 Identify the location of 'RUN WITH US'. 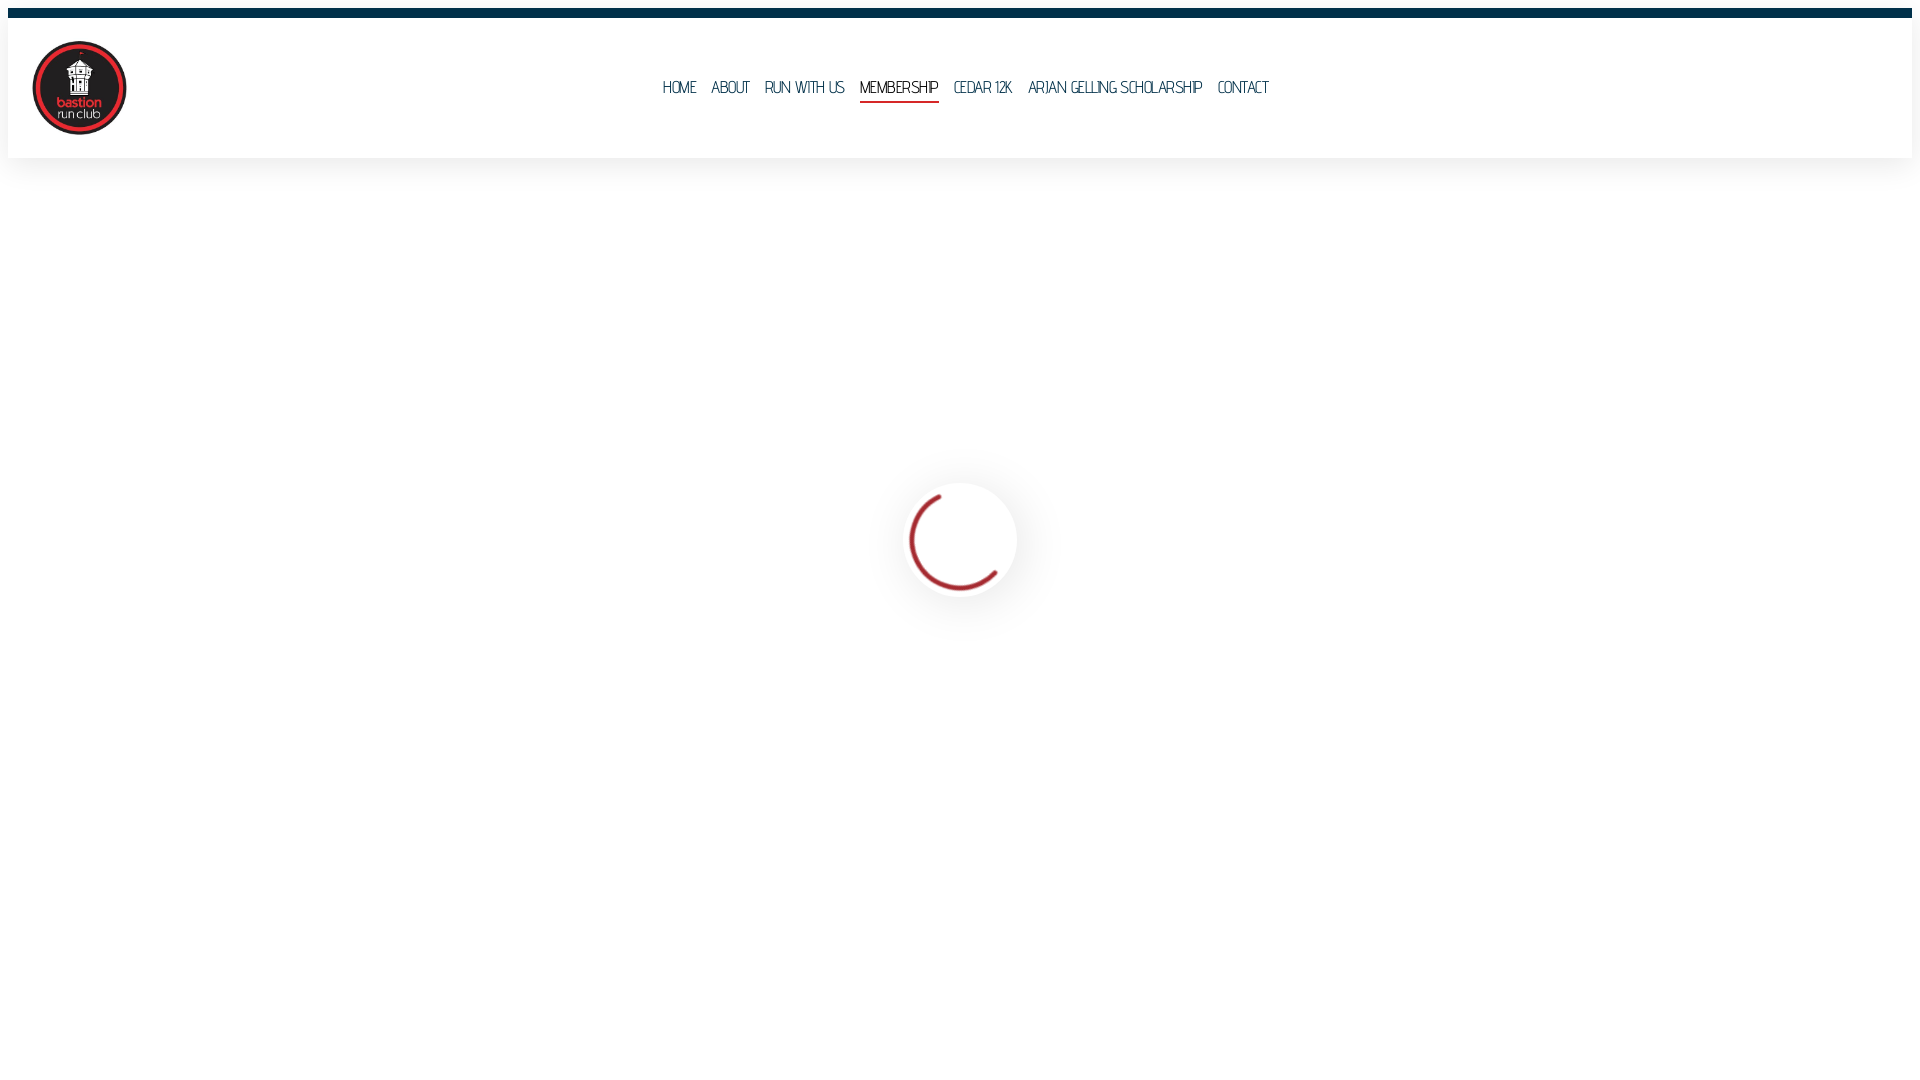
(805, 87).